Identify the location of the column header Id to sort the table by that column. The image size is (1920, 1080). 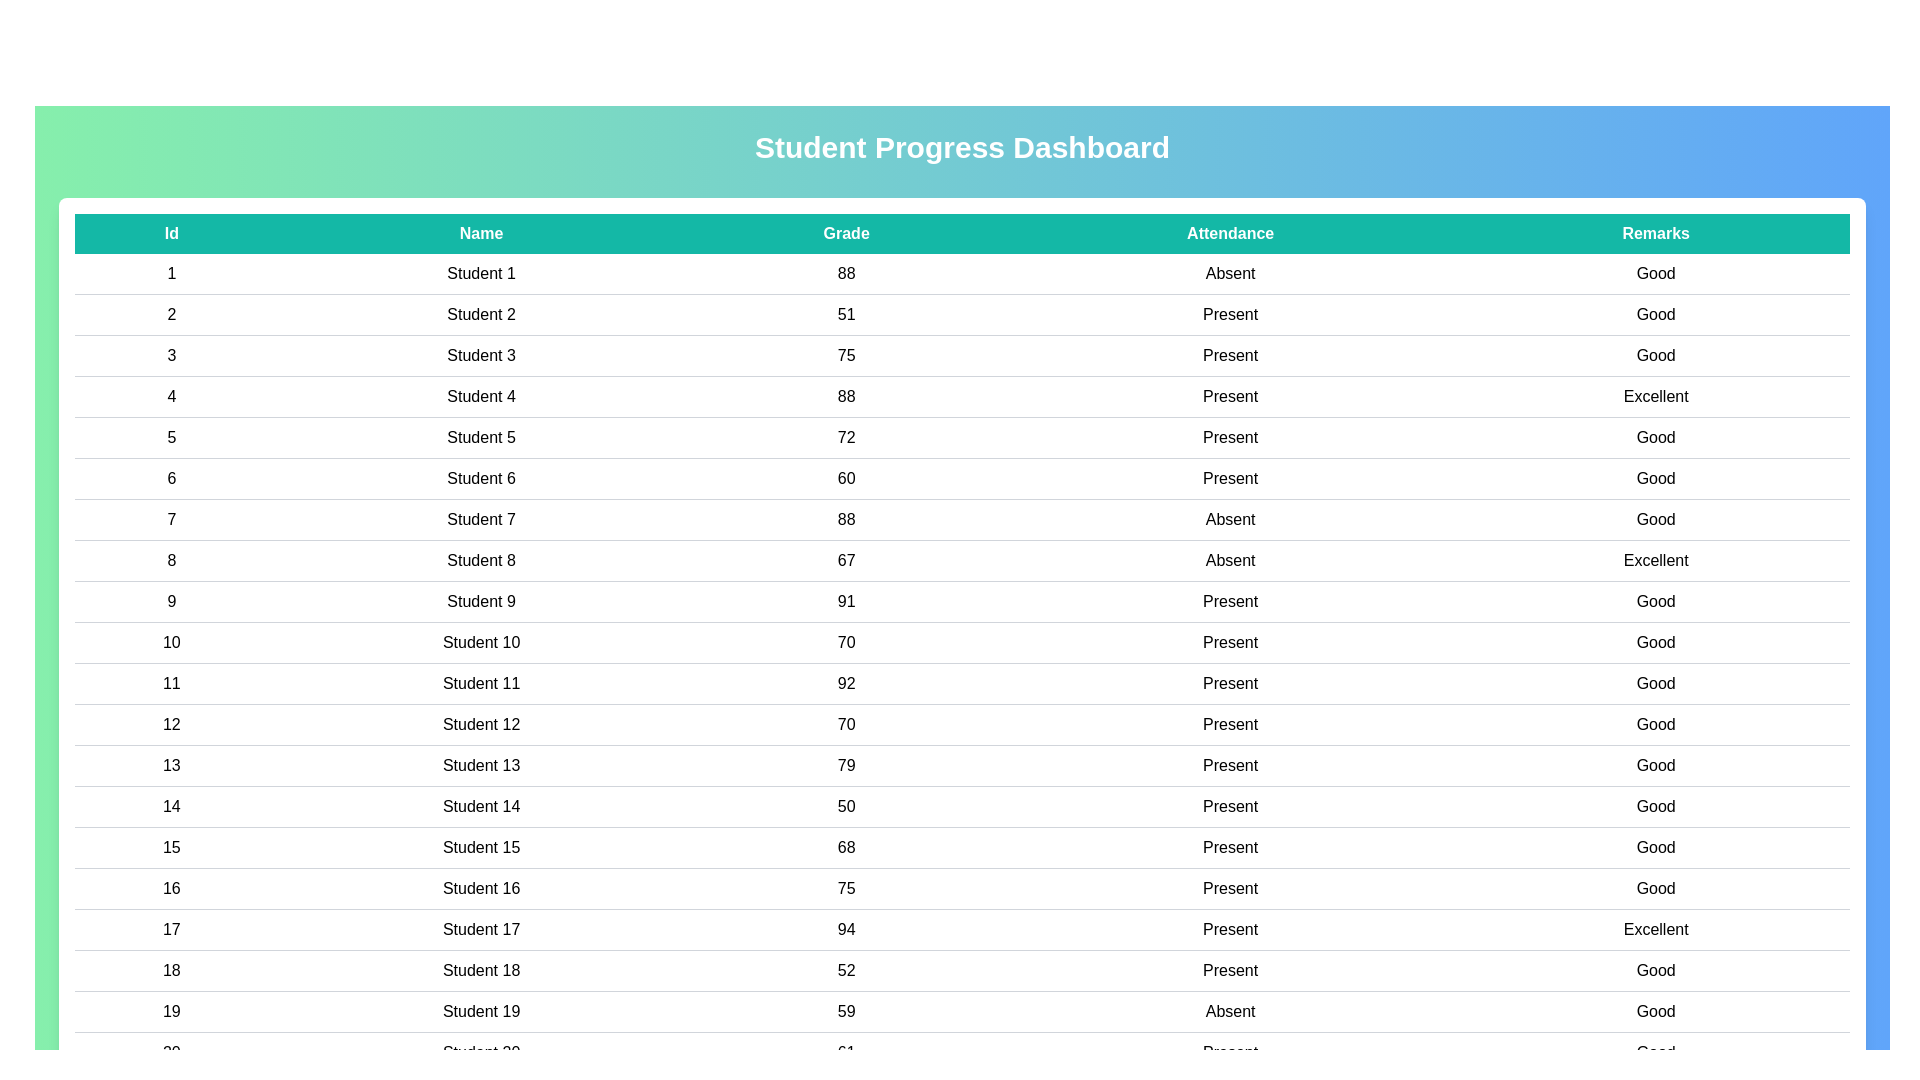
(171, 233).